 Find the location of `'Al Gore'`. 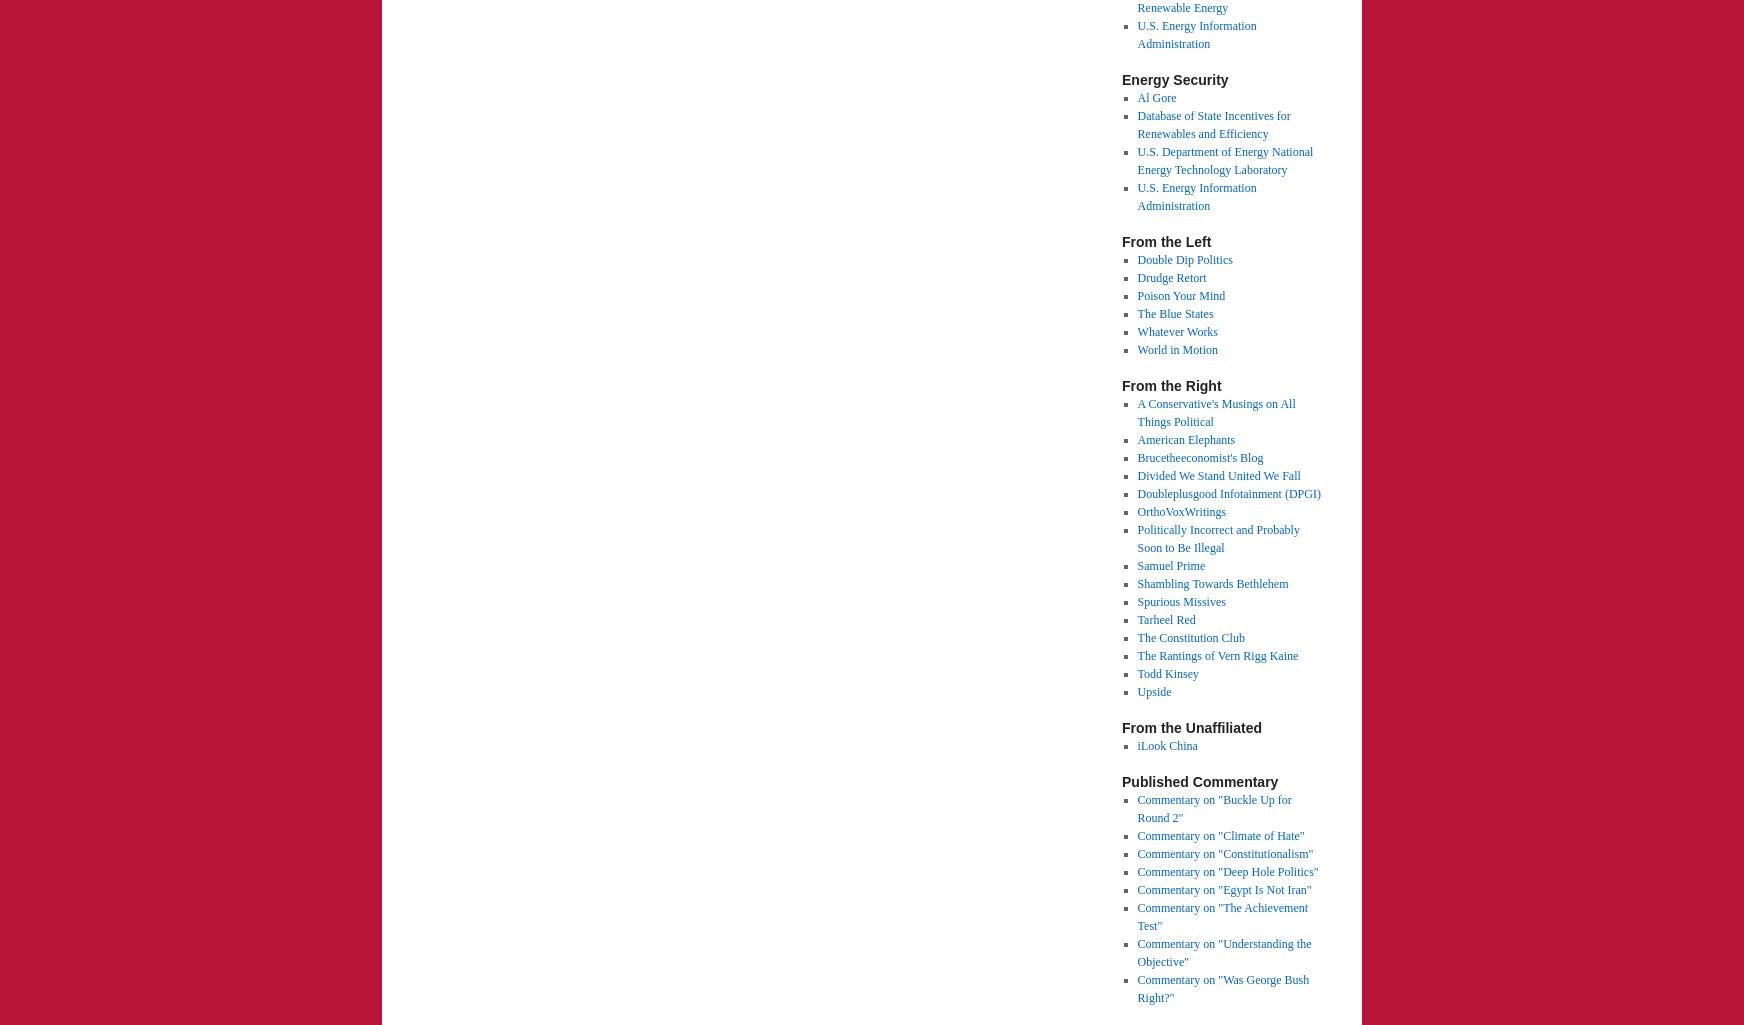

'Al Gore' is located at coordinates (1135, 97).